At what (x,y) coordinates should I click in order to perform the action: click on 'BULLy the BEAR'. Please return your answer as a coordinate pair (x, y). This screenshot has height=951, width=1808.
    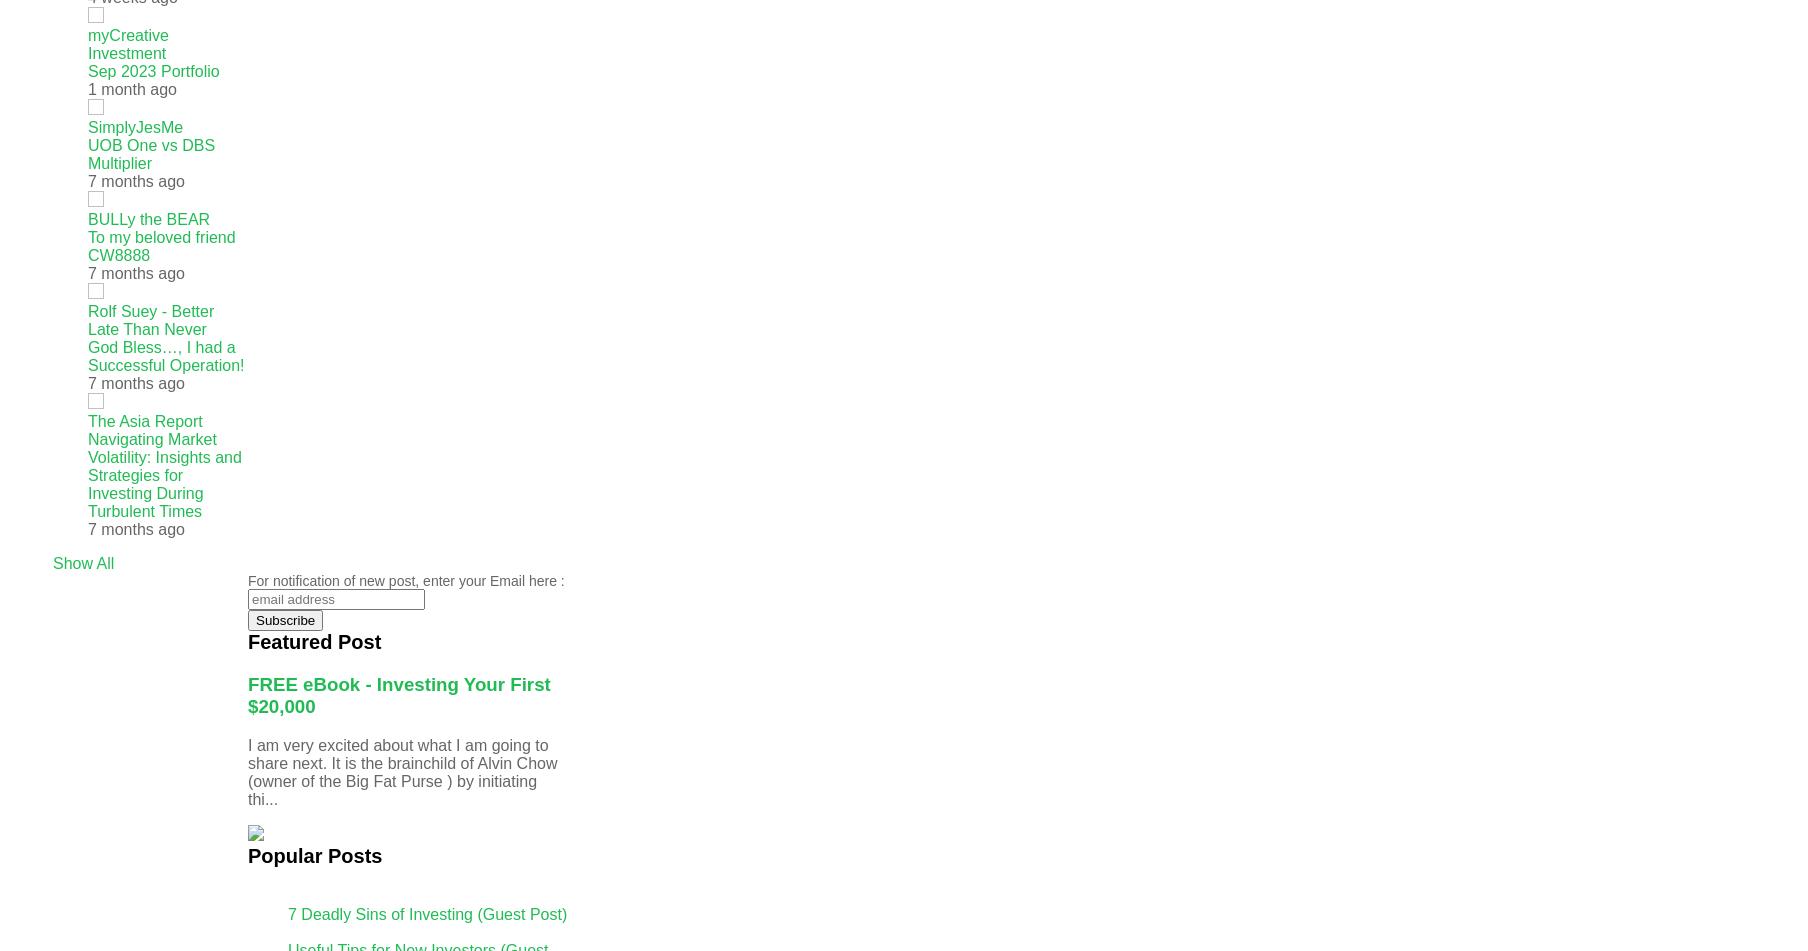
    Looking at the image, I should click on (87, 219).